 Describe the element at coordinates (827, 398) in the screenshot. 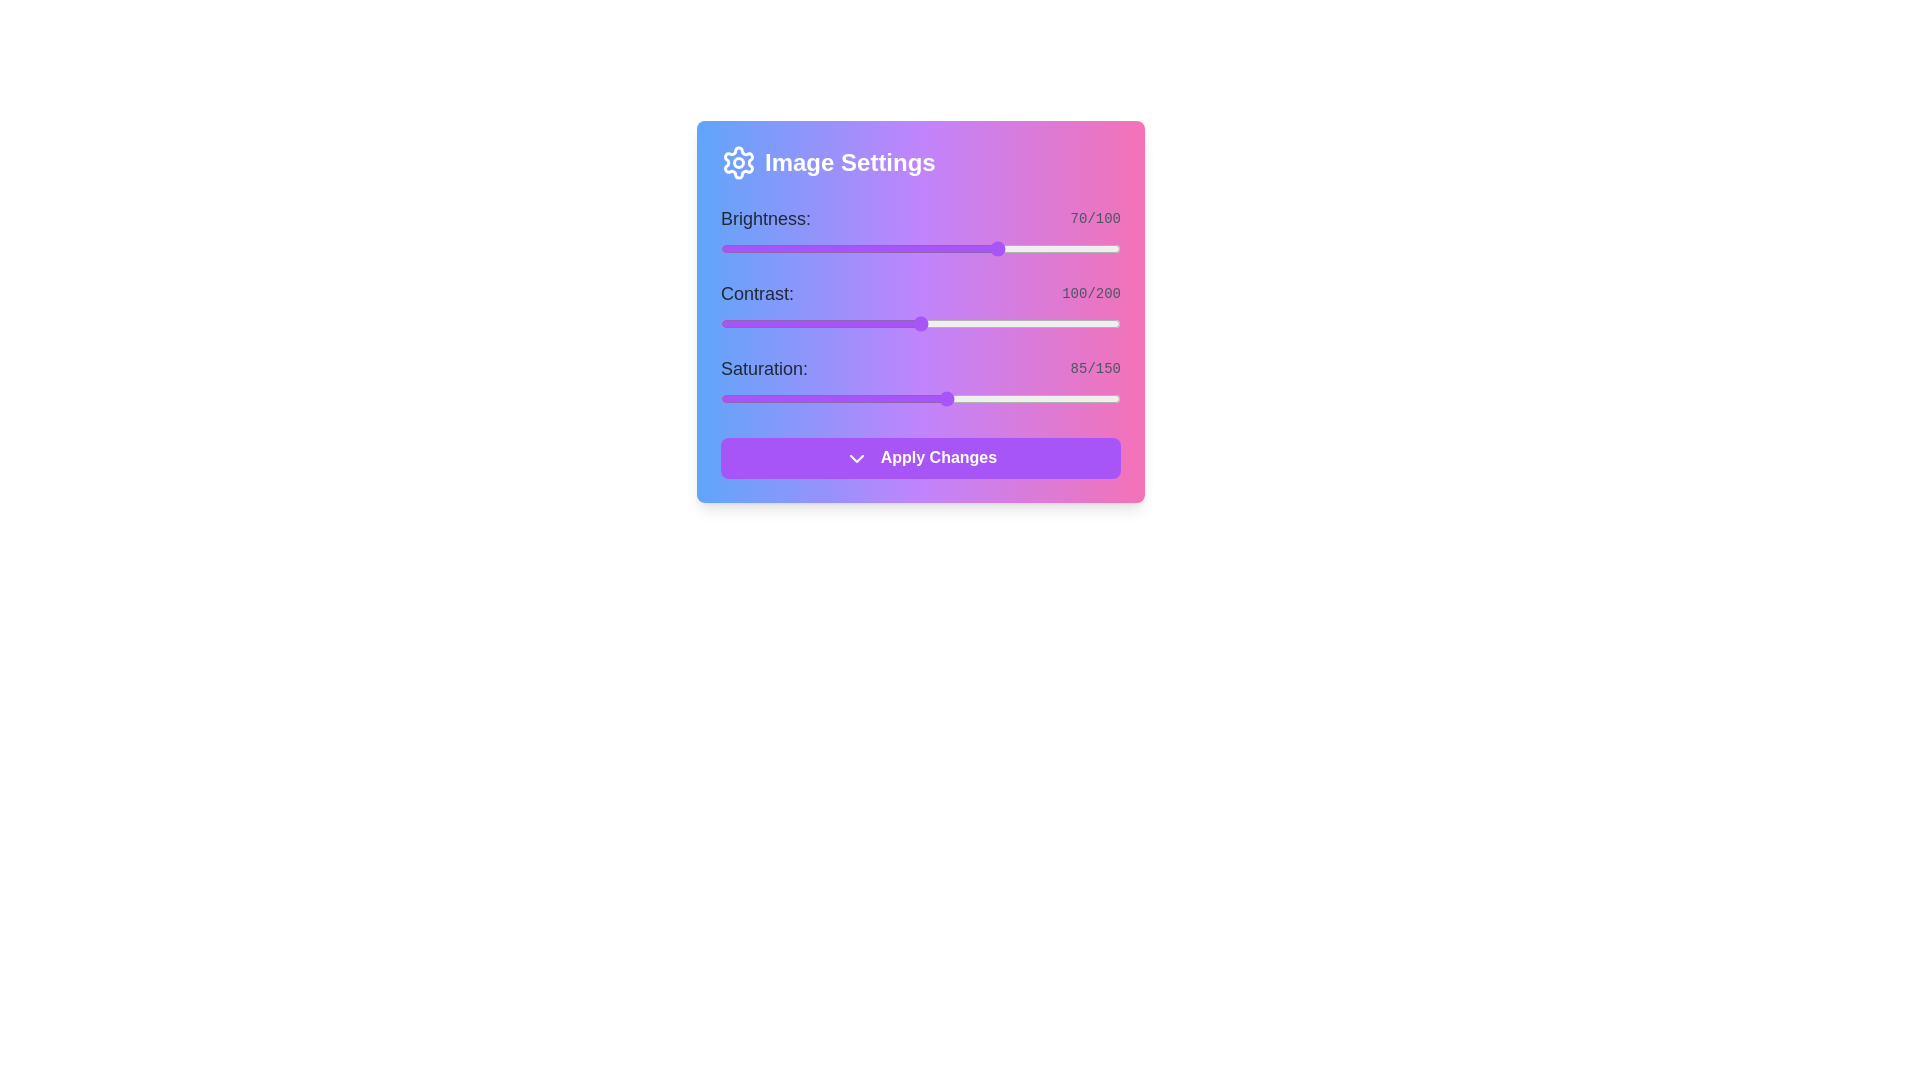

I see `the saturation slider to 40 level` at that location.